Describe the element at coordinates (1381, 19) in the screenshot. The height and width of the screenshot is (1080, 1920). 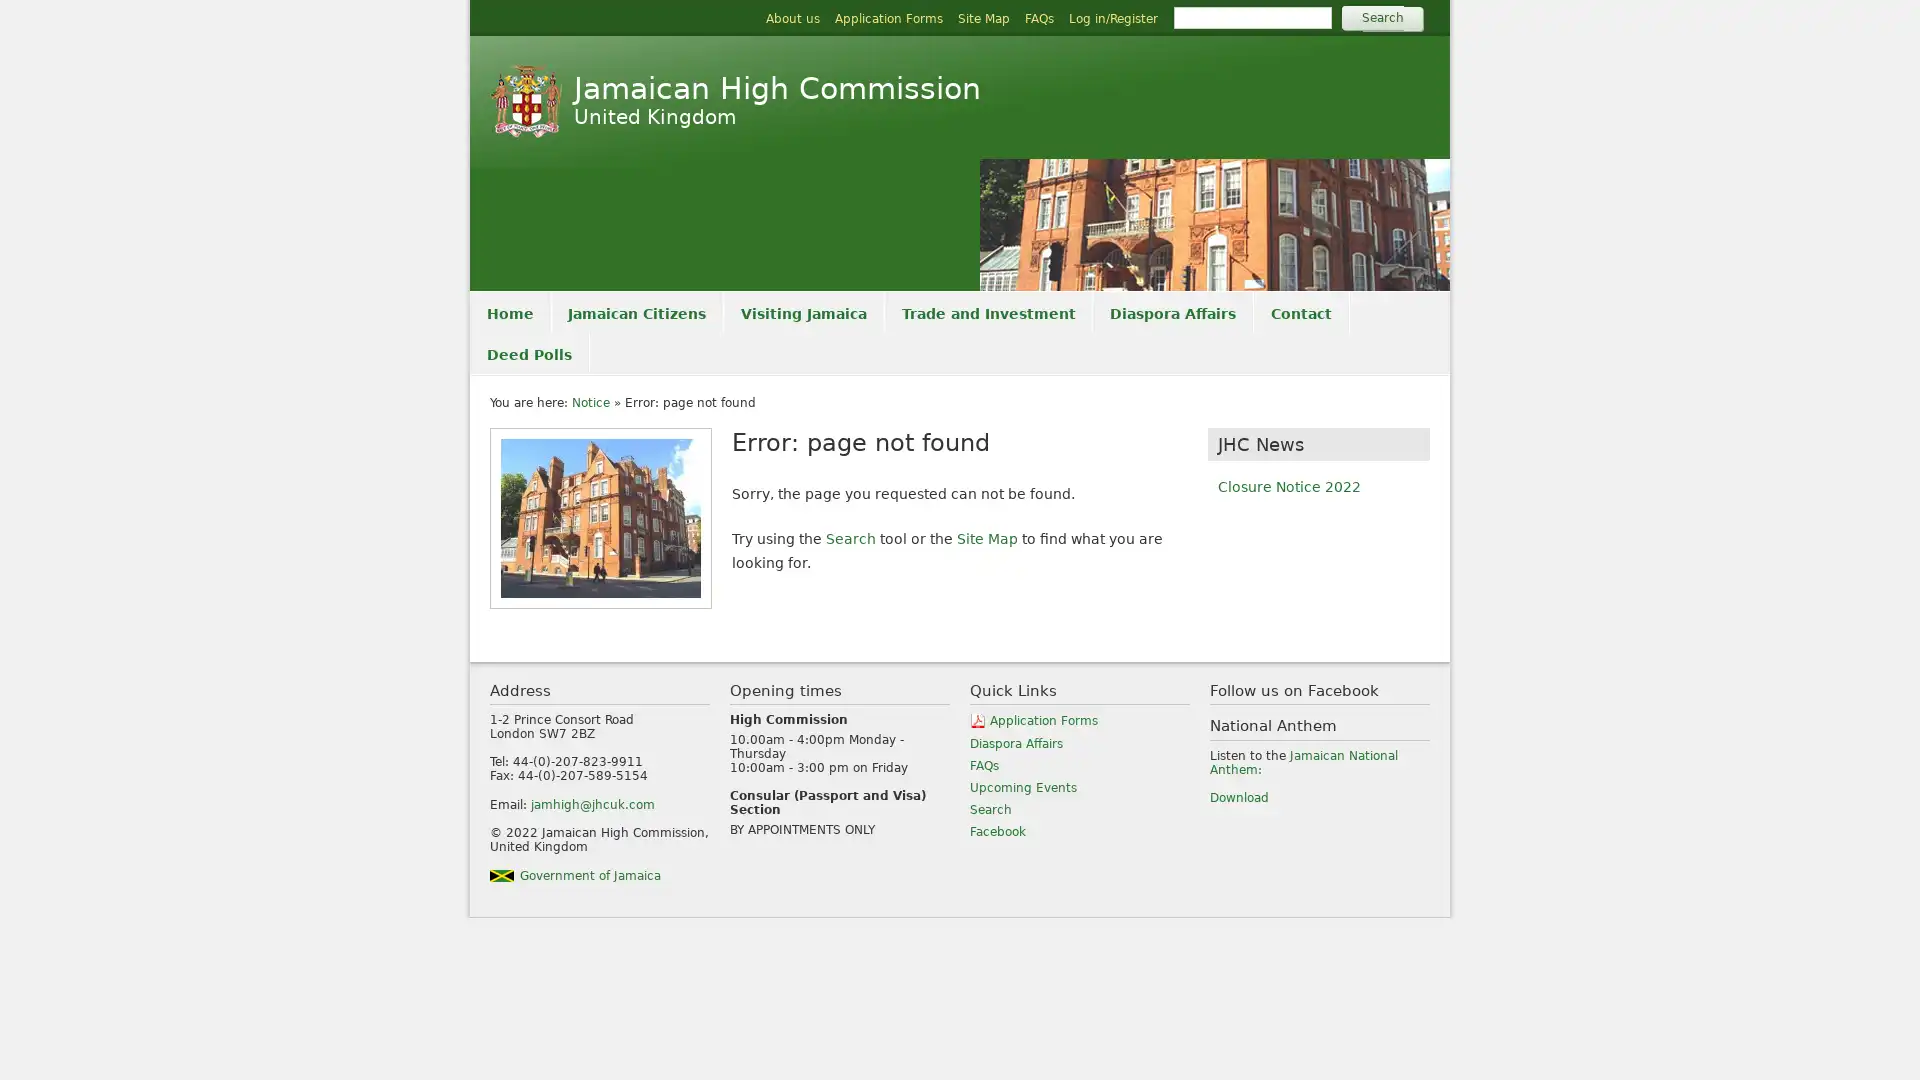
I see `Search` at that location.